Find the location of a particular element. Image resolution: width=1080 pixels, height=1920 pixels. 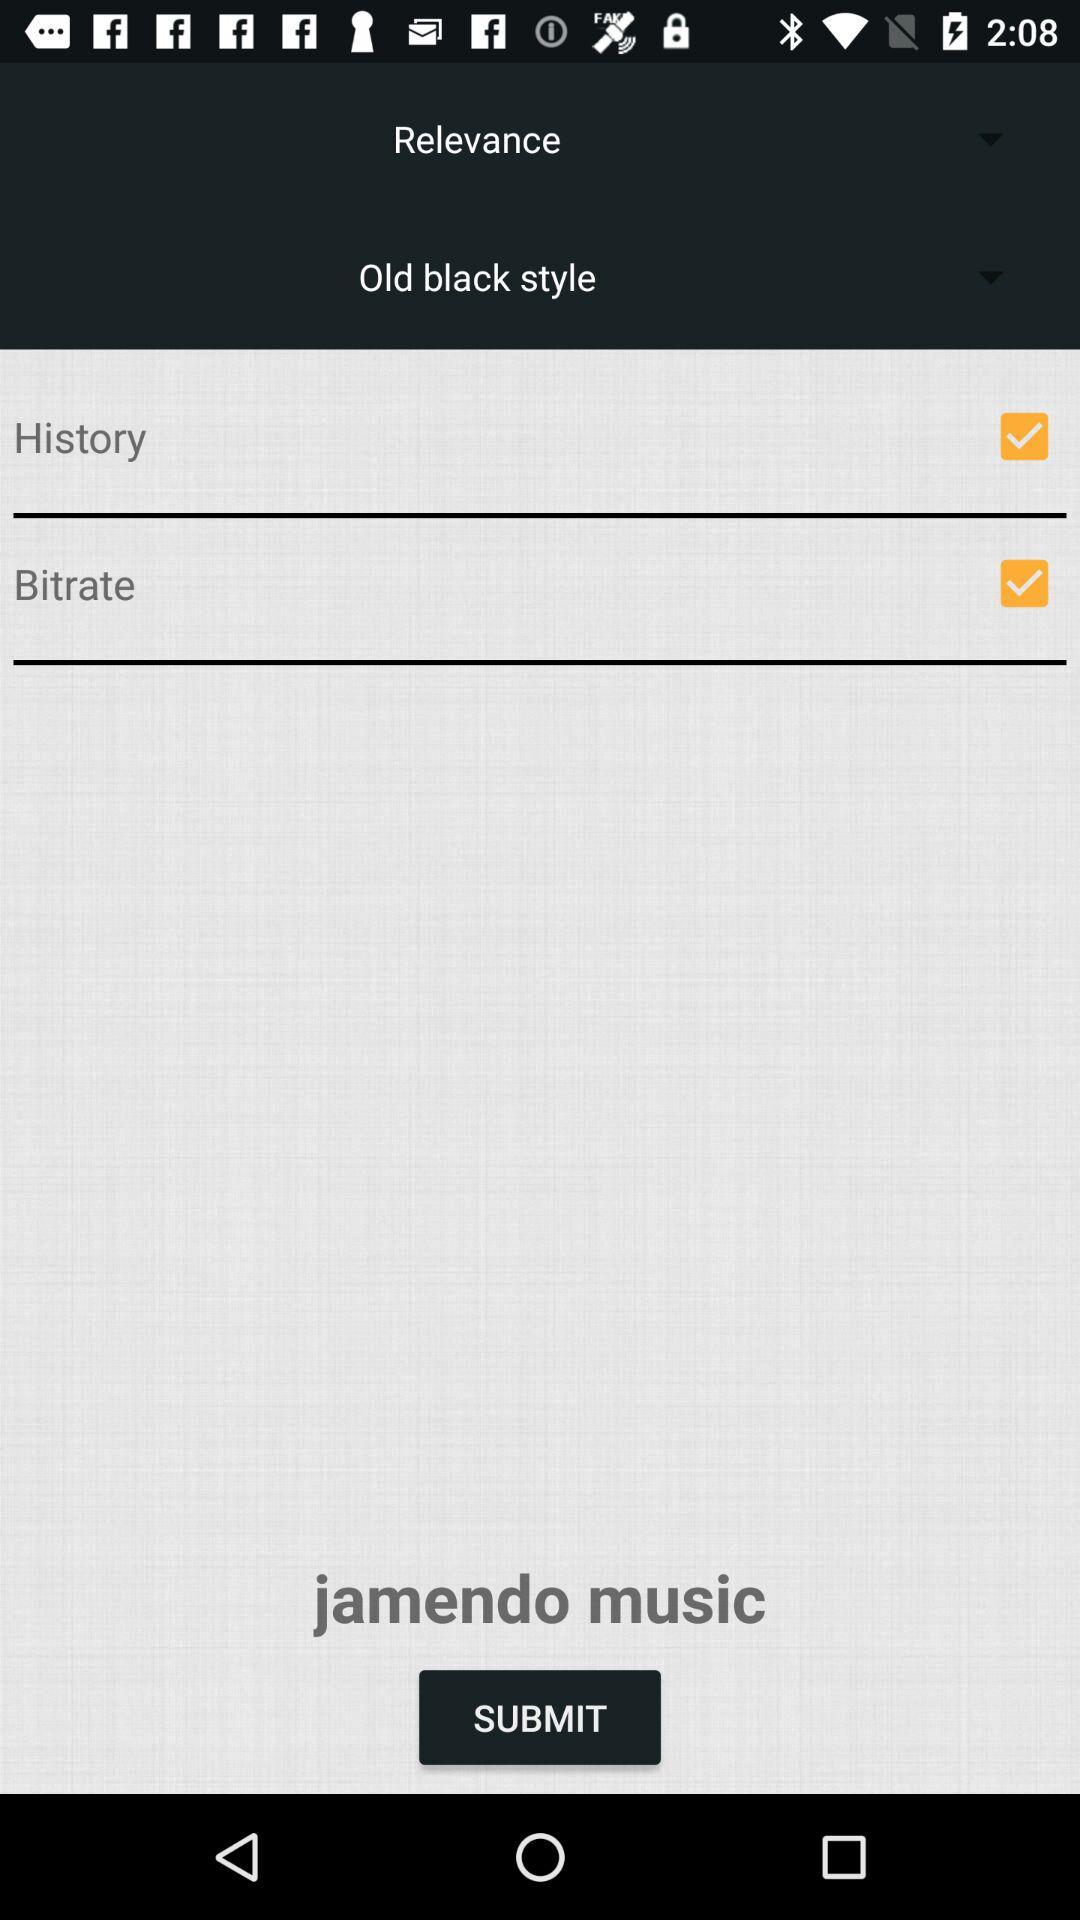

auto-play on is located at coordinates (1024, 582).